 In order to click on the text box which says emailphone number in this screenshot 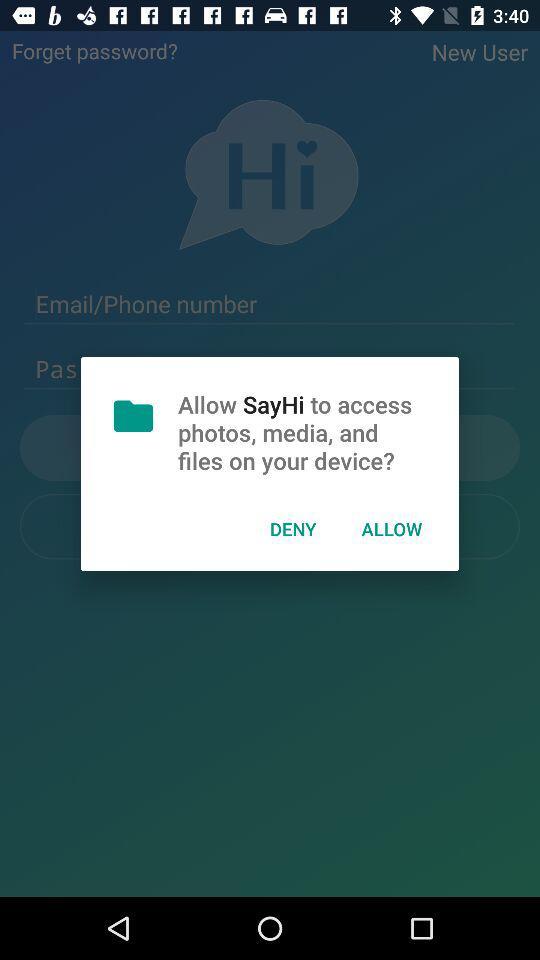, I will do `click(270, 304)`.